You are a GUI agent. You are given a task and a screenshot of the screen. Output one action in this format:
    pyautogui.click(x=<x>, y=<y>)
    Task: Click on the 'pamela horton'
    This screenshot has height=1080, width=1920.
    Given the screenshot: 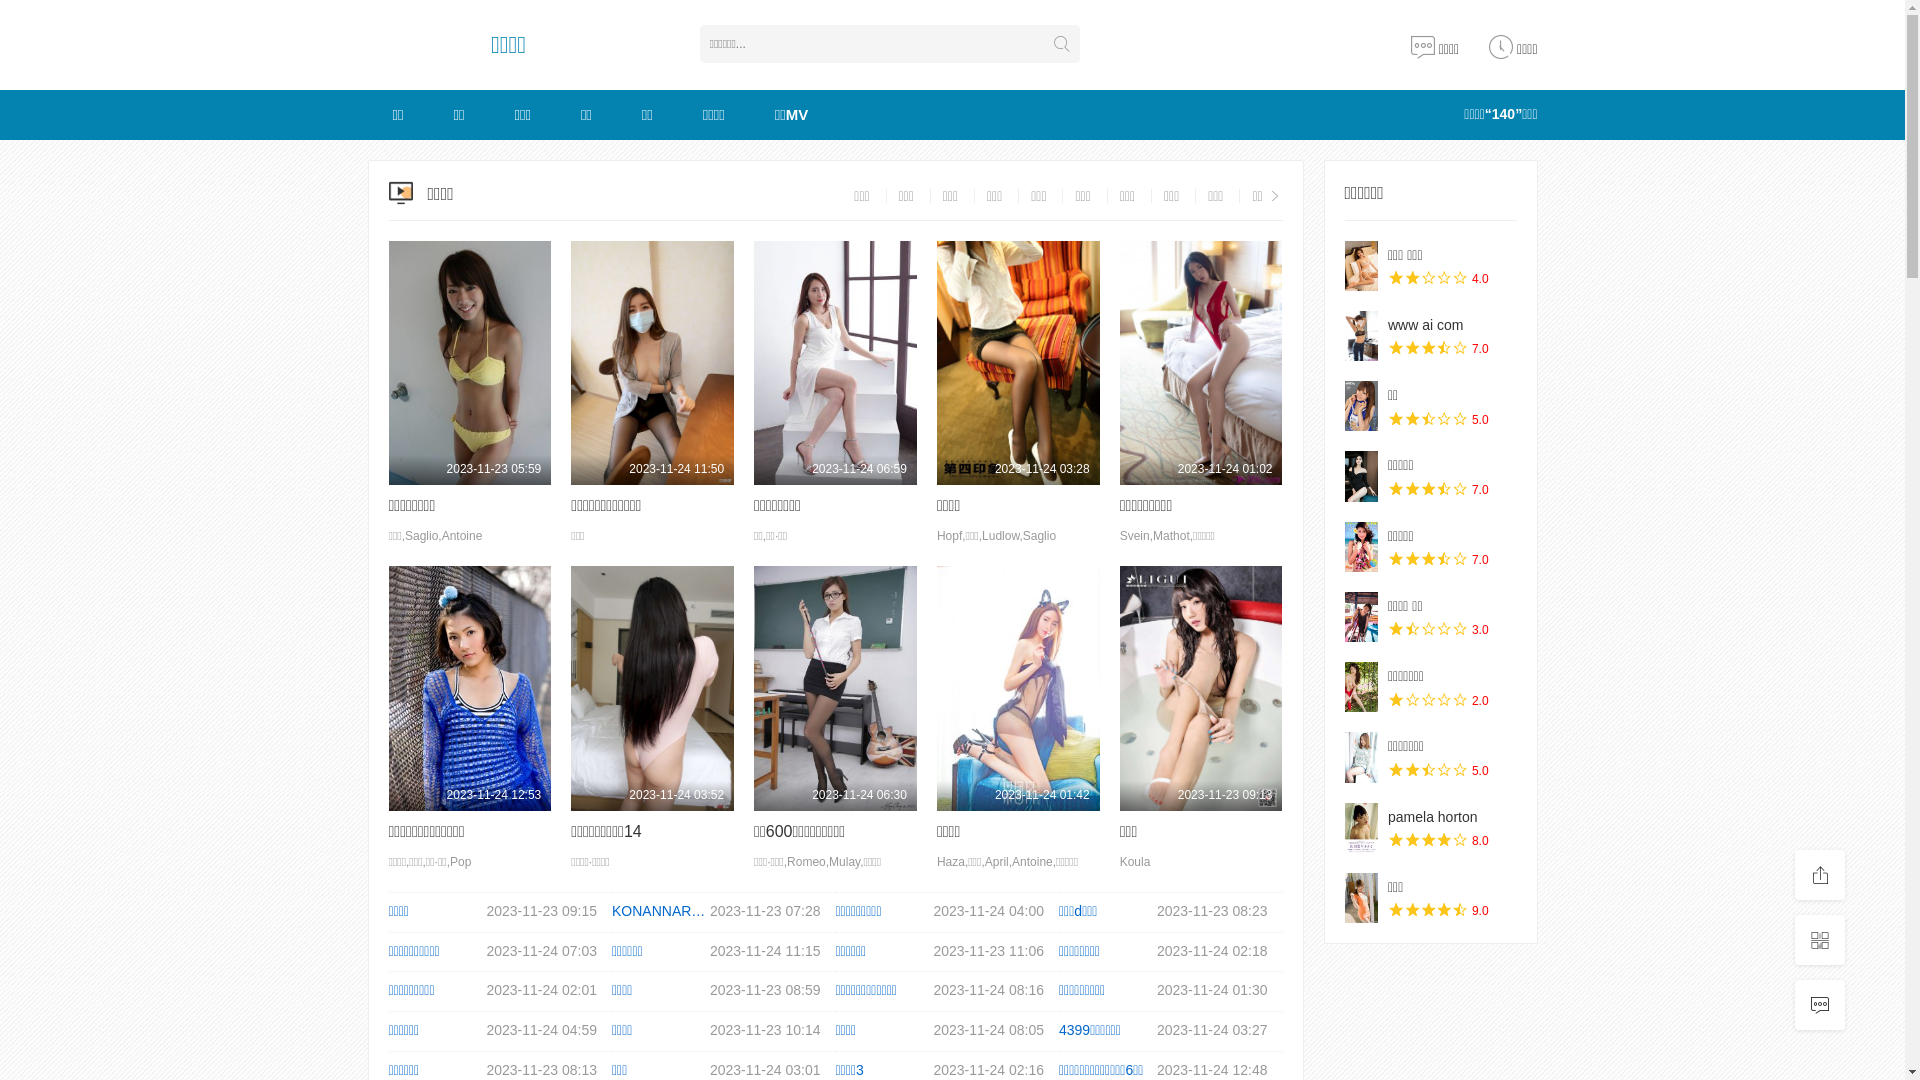 What is the action you would take?
    pyautogui.click(x=1432, y=817)
    